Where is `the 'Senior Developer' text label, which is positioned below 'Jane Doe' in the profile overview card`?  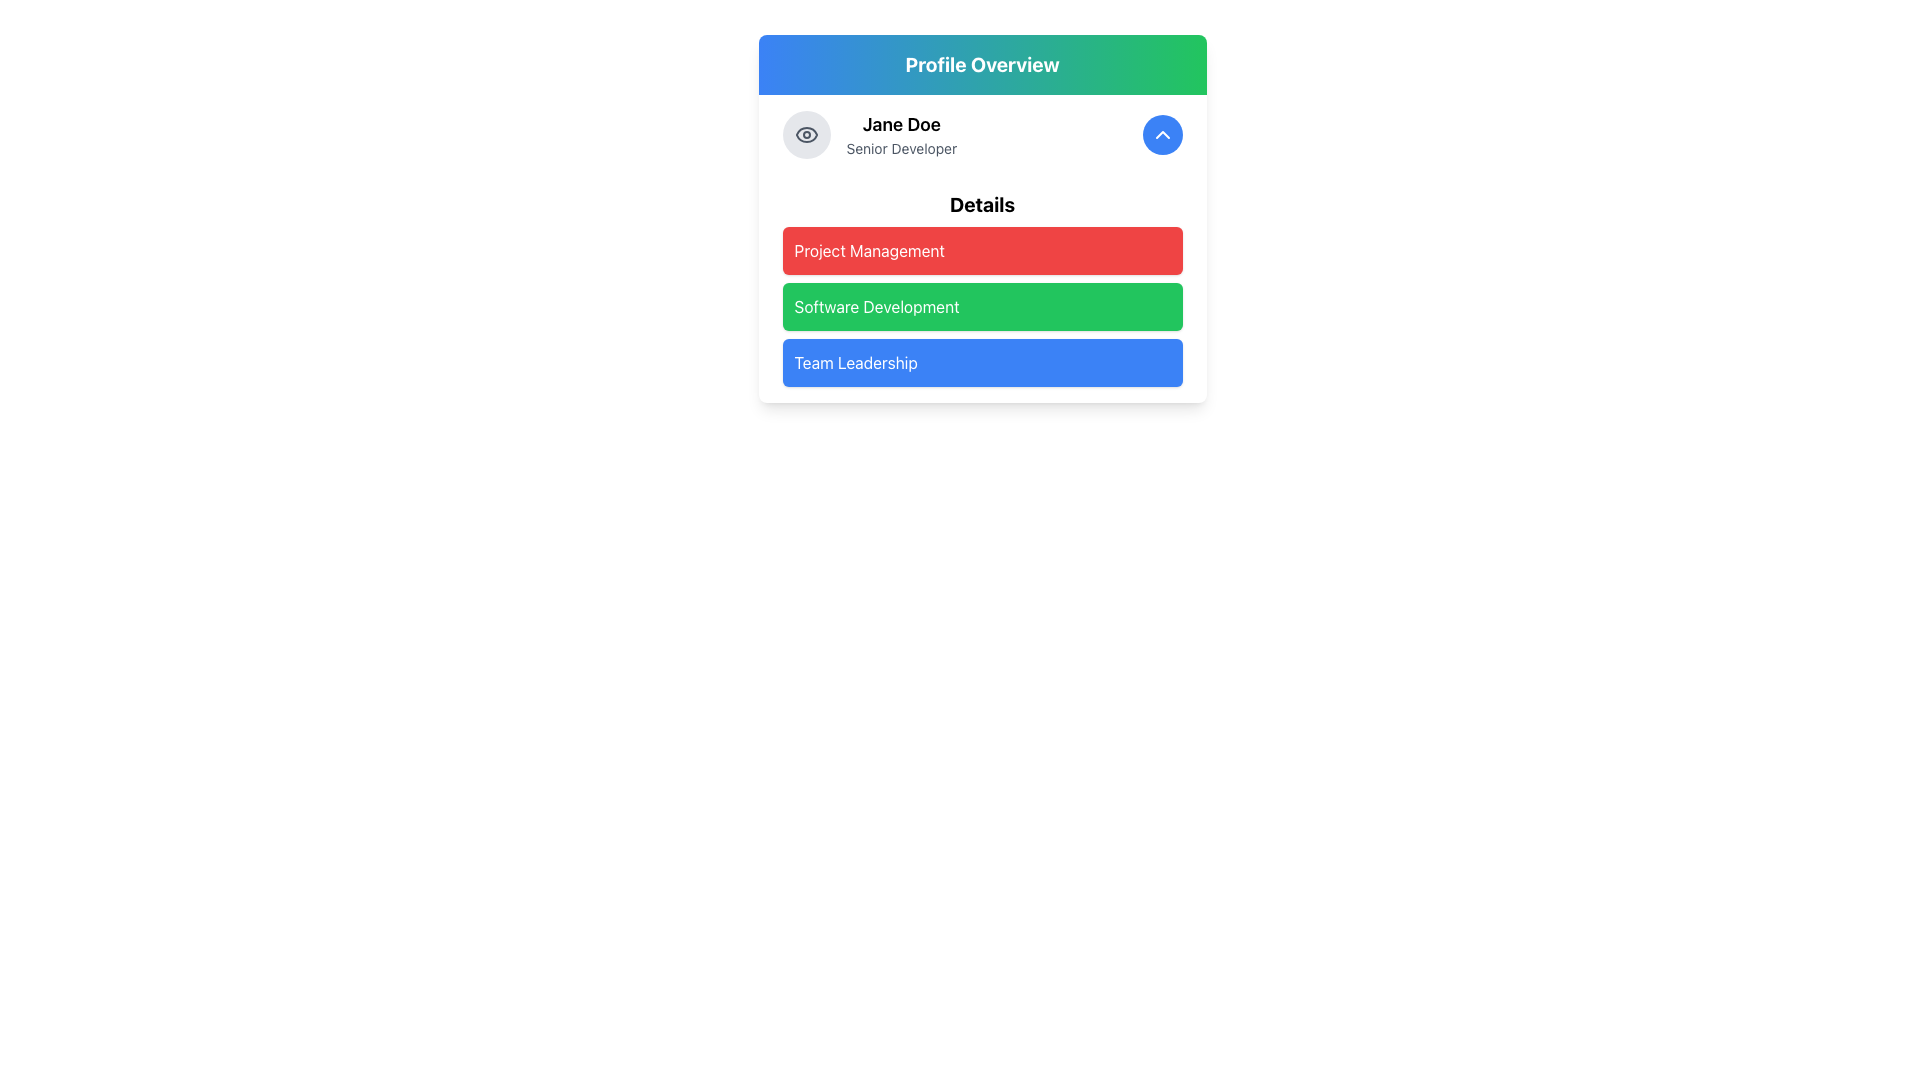 the 'Senior Developer' text label, which is positioned below 'Jane Doe' in the profile overview card is located at coordinates (900, 148).